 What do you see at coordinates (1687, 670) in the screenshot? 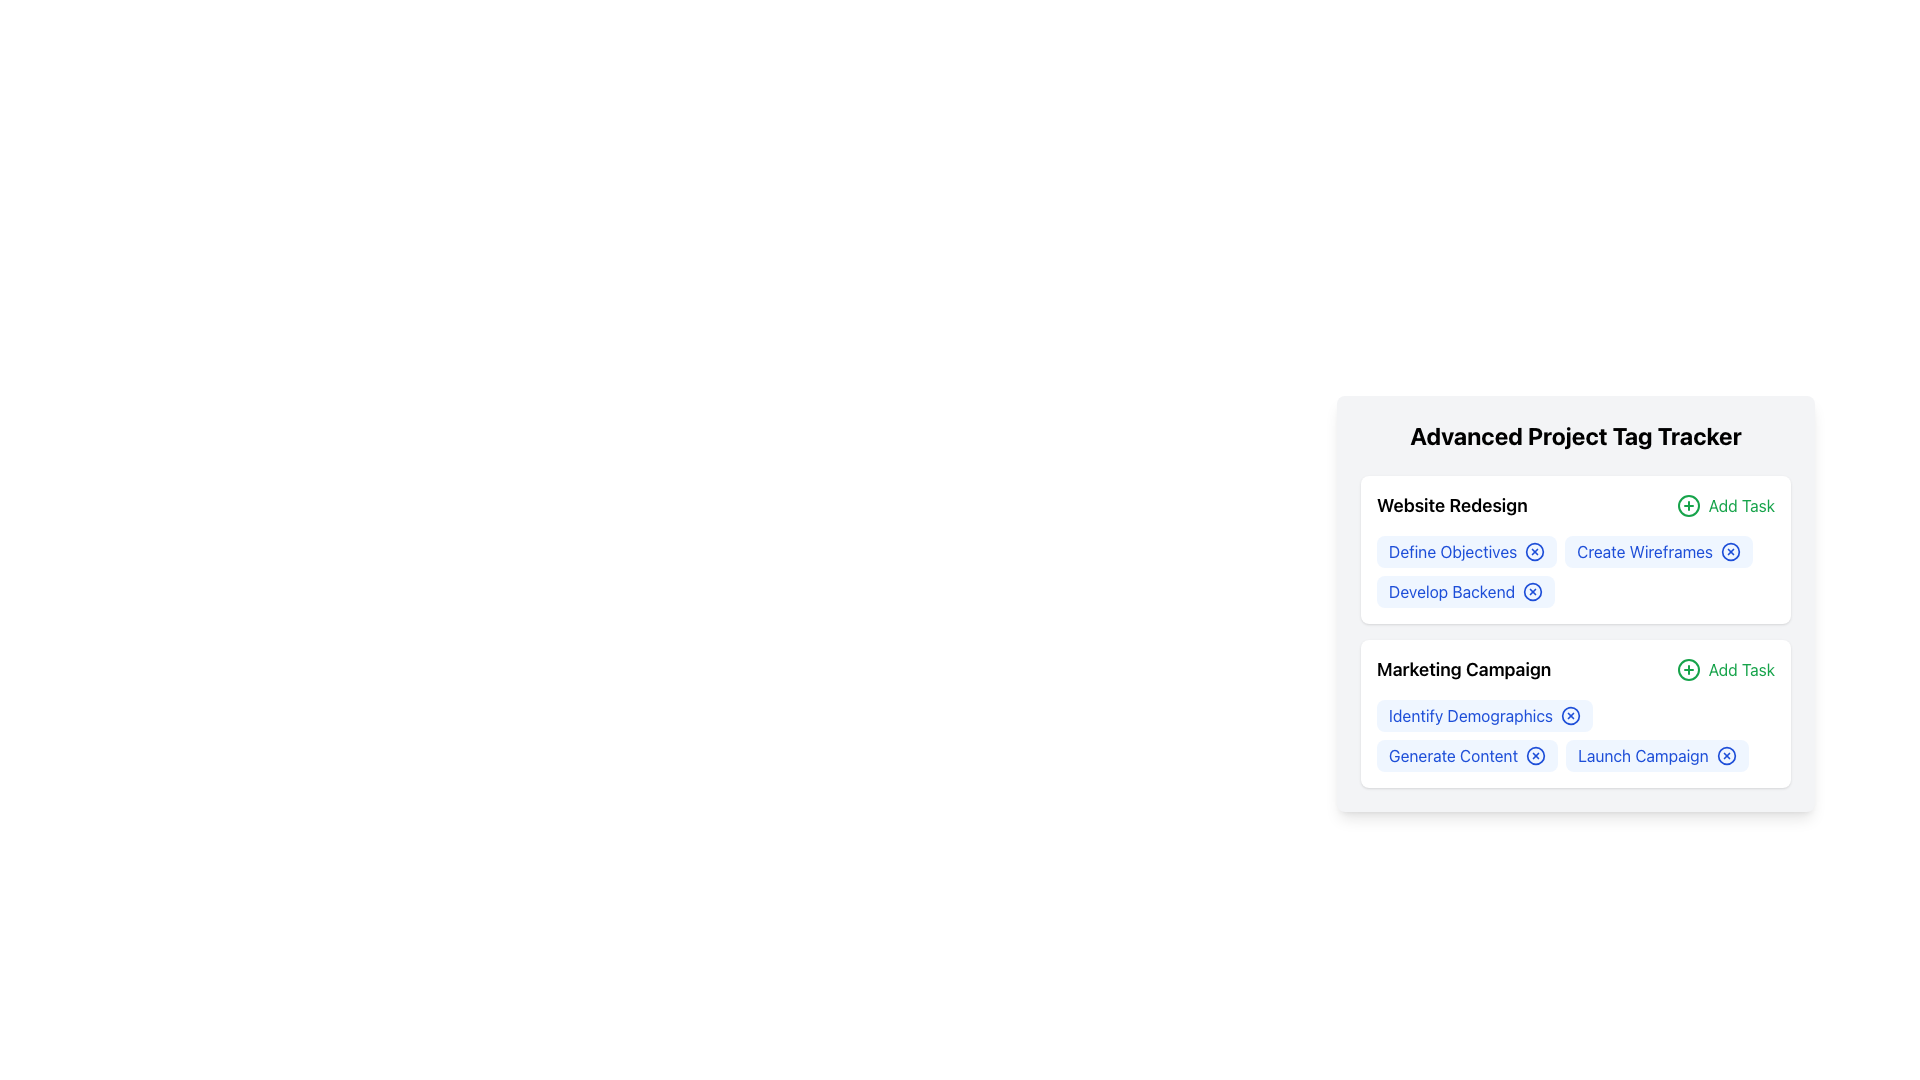
I see `the 'Add Task' button in the 'Marketing Campaign' section` at bounding box center [1687, 670].